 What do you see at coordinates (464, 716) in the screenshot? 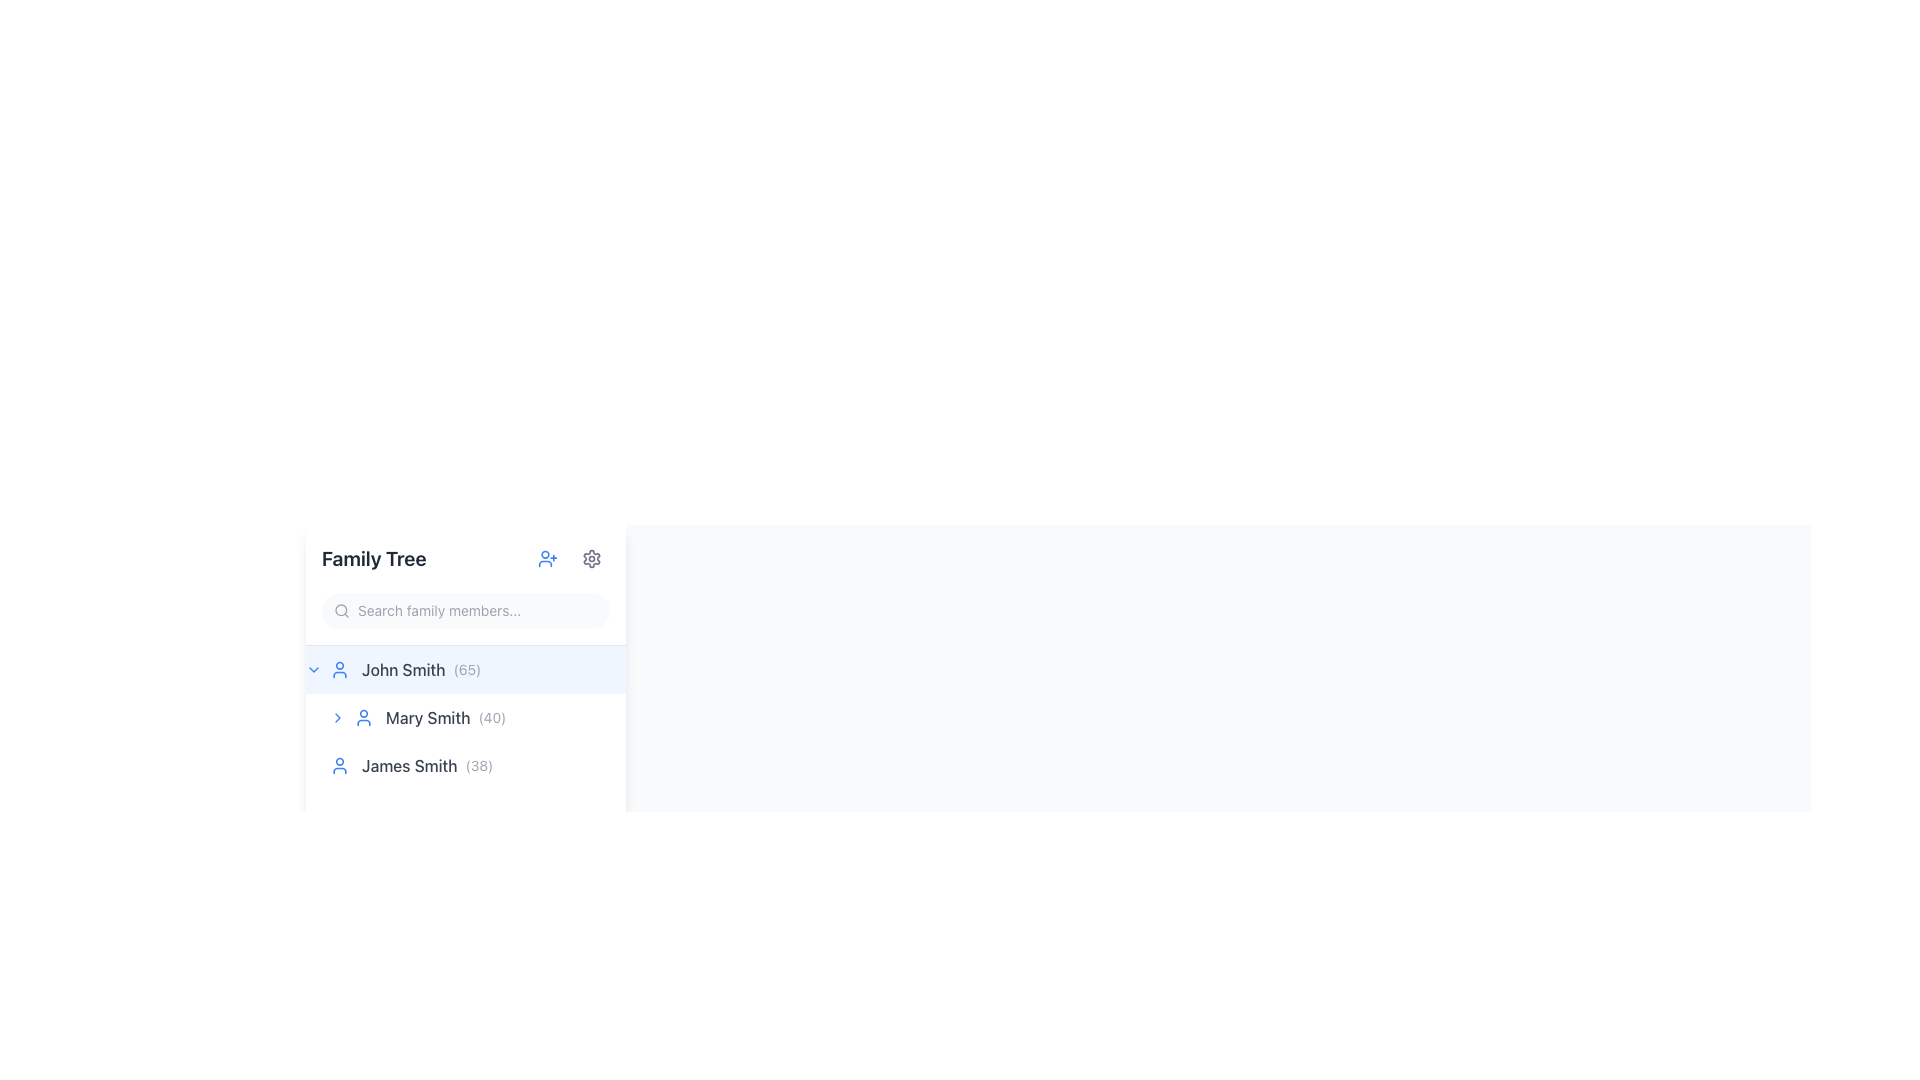
I see `the arrow icon next to 'Mary Smith'` at bounding box center [464, 716].